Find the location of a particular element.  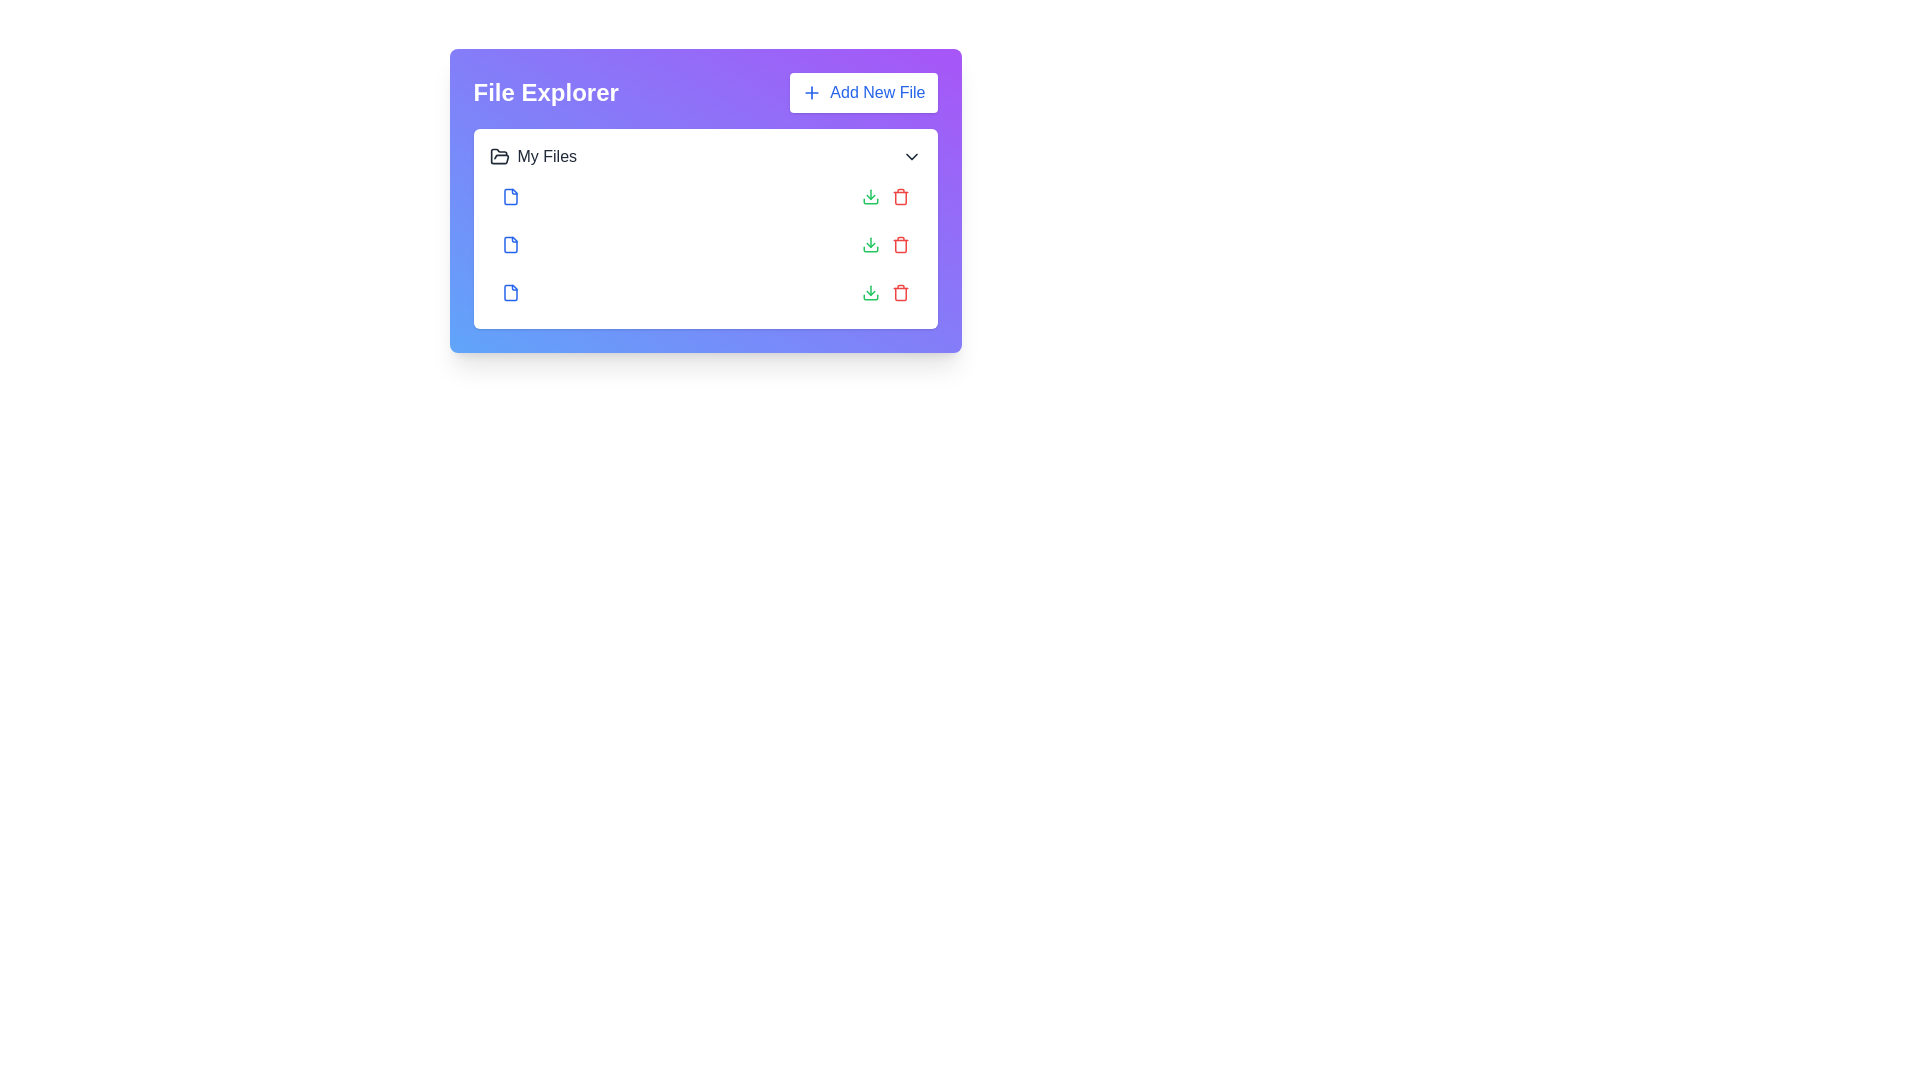

the delete button in the 'File Explorer' interface is located at coordinates (899, 293).